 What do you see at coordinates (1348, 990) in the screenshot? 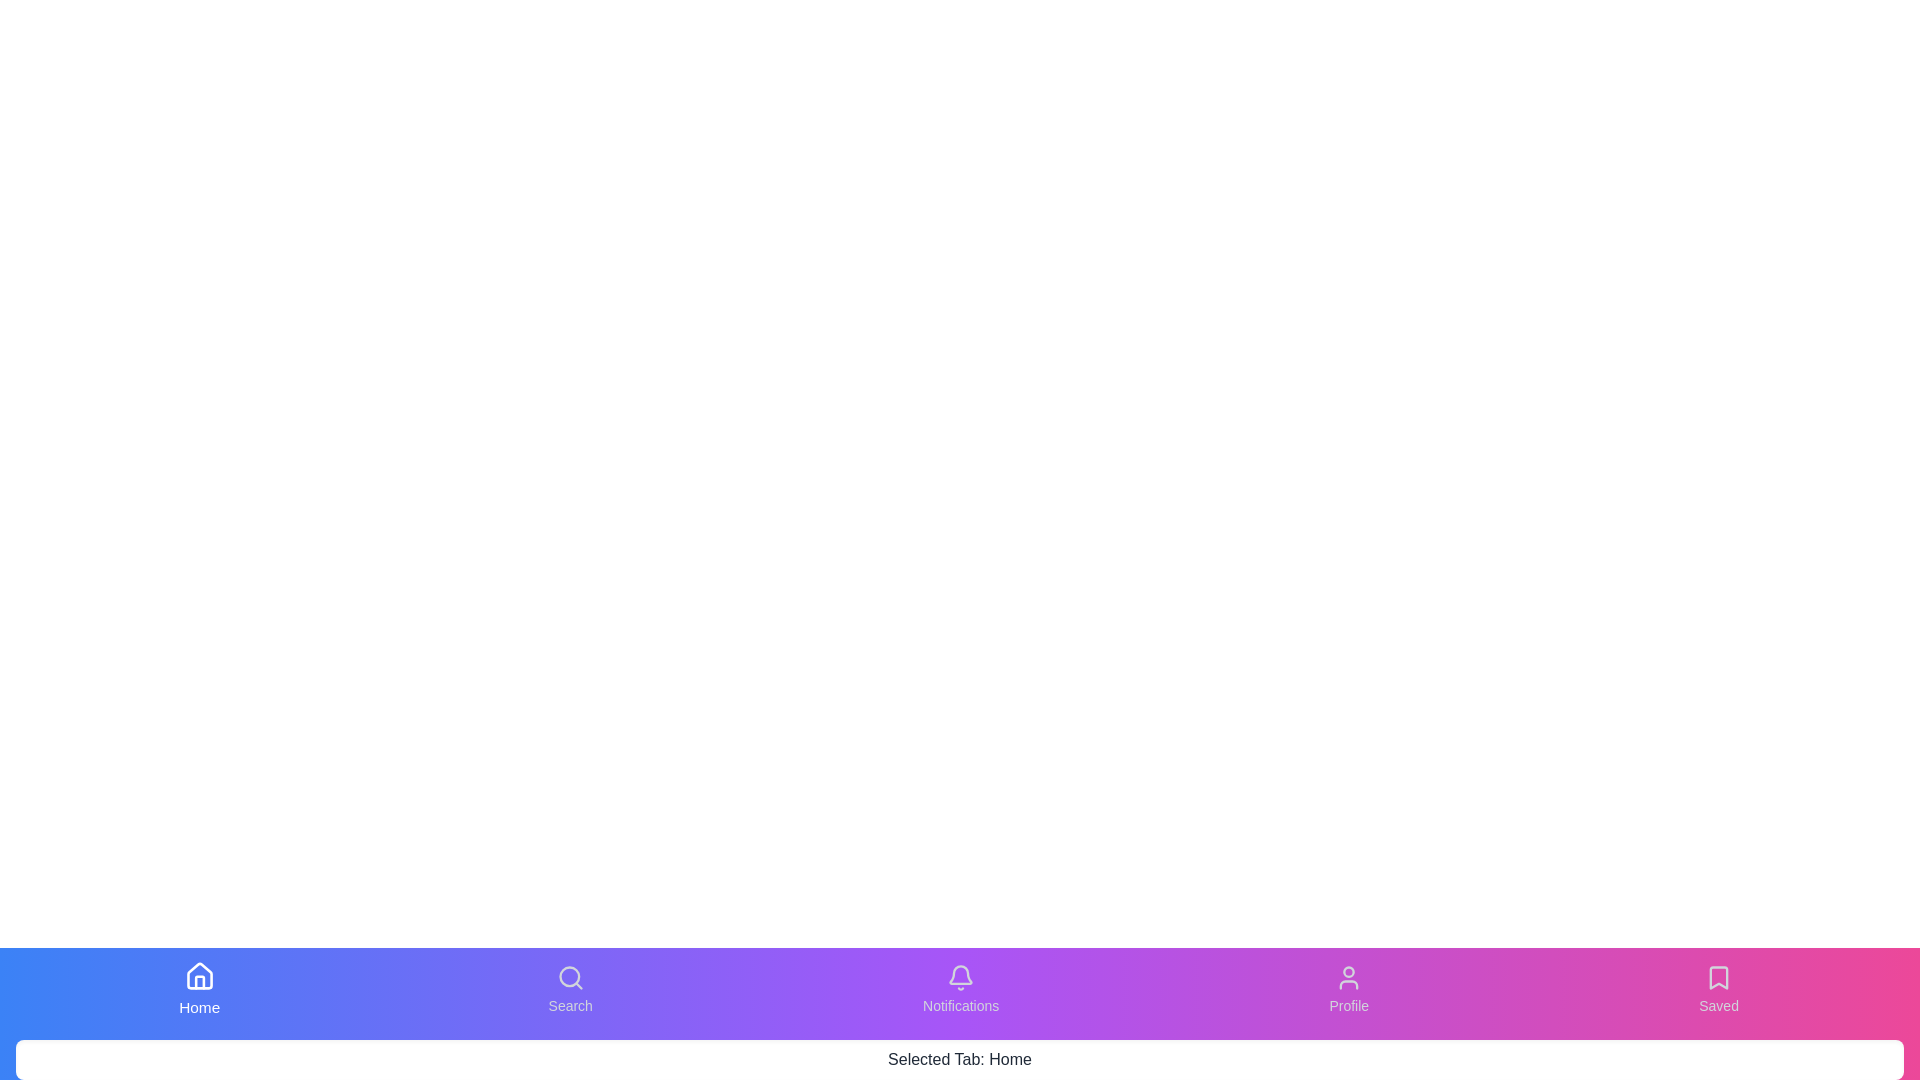
I see `the tab labeled Profile from the bottom navigation bar` at bounding box center [1348, 990].